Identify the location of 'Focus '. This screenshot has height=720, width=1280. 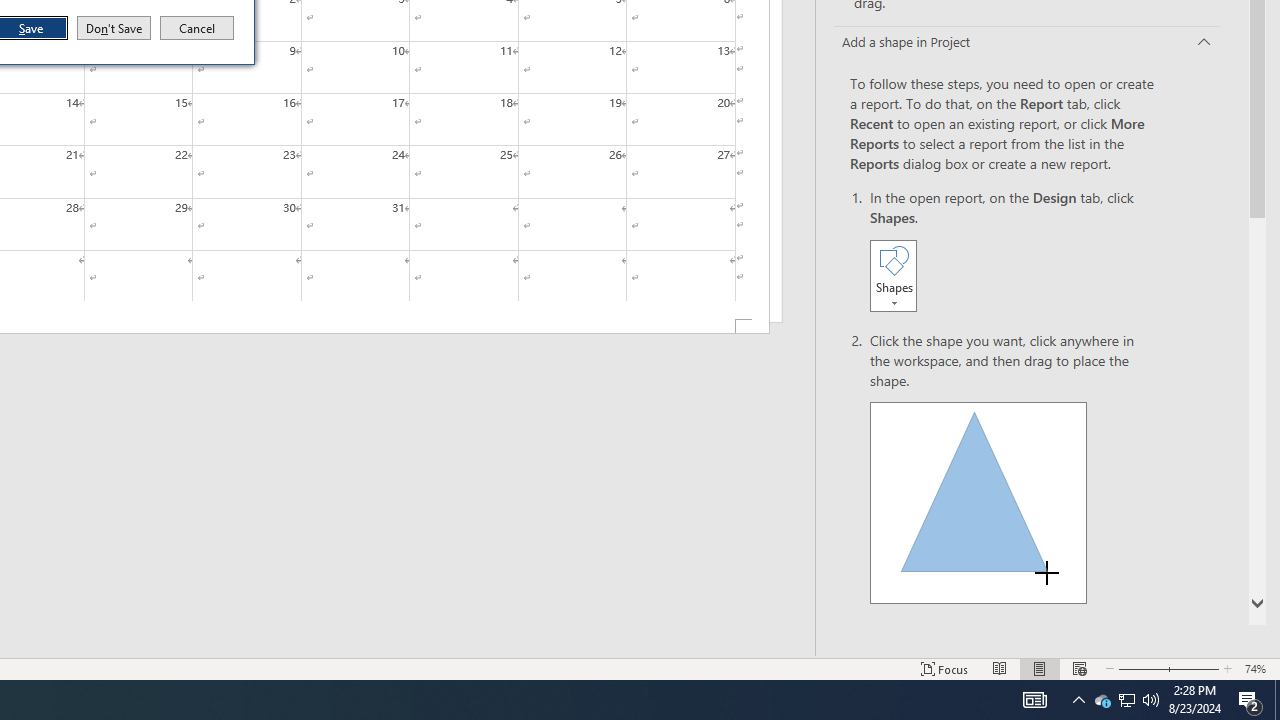
(943, 669).